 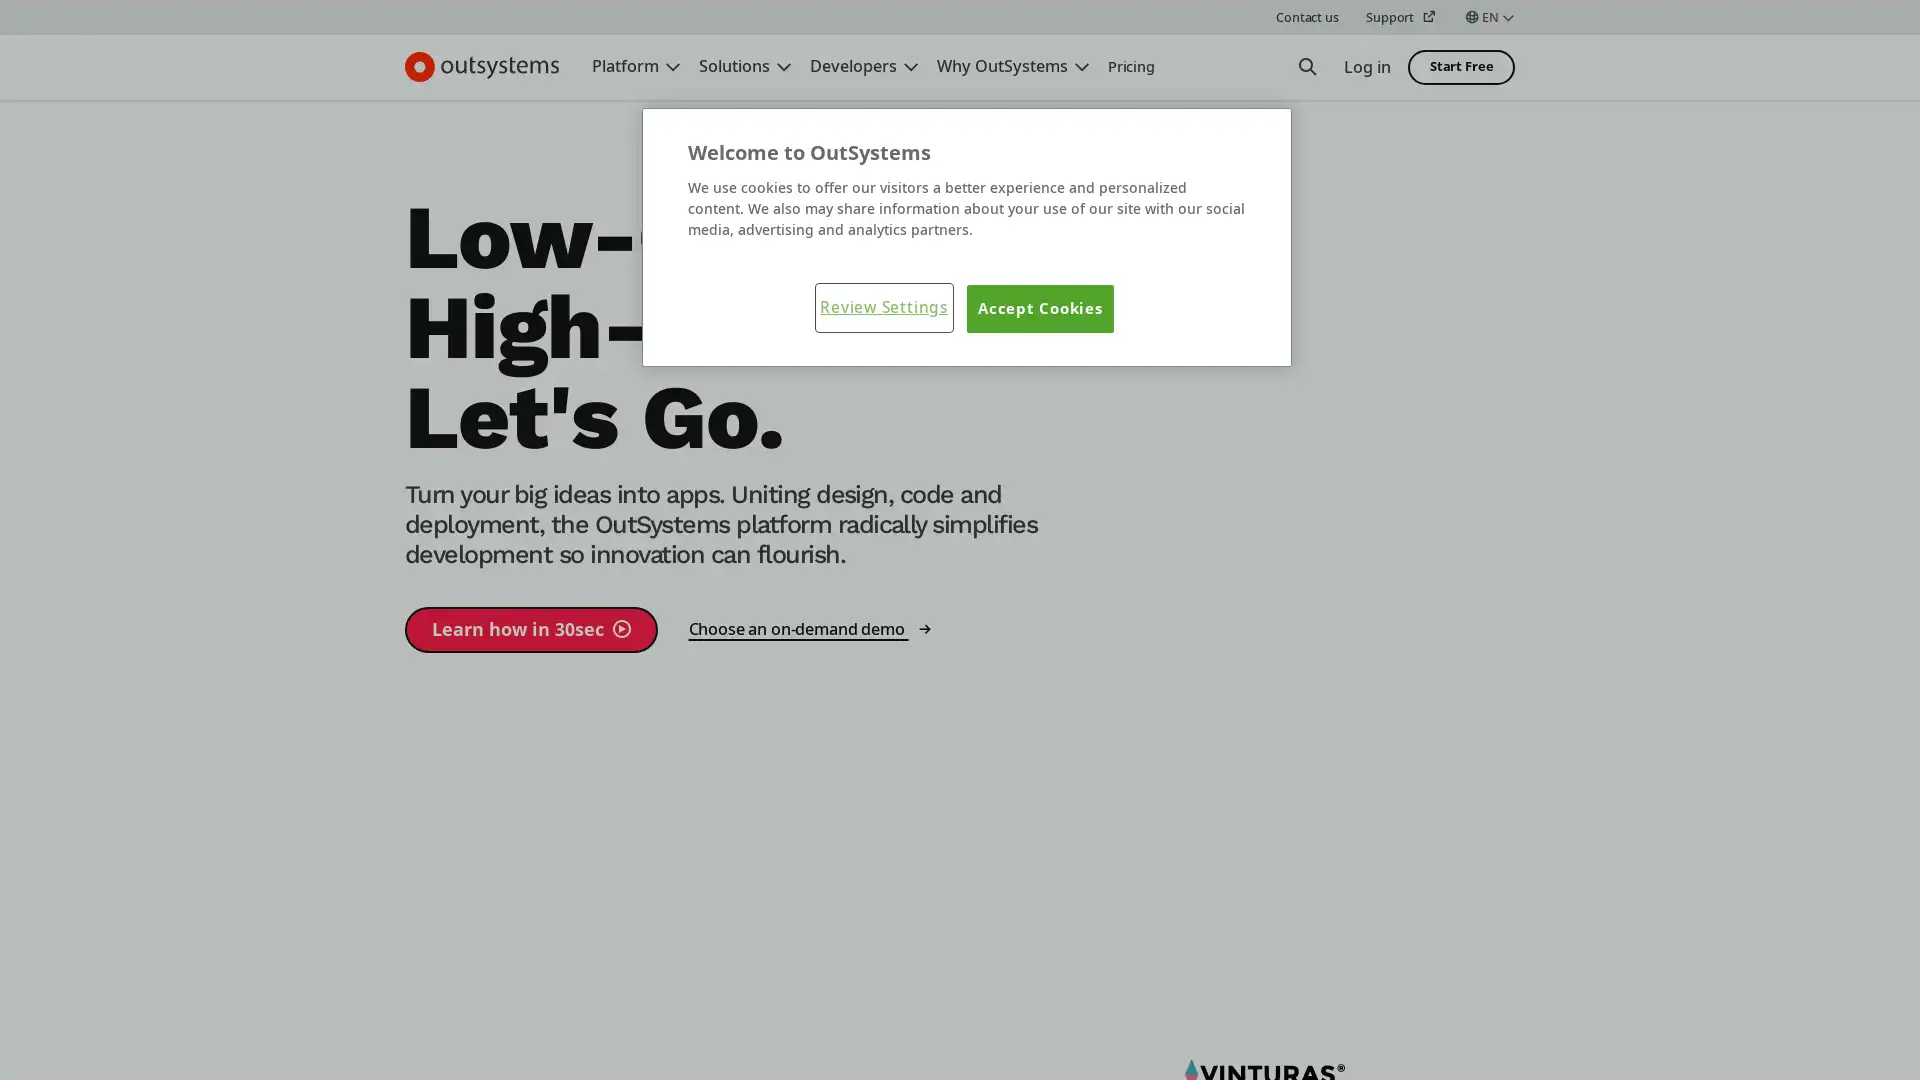 I want to click on Accept Cookies, so click(x=1040, y=308).